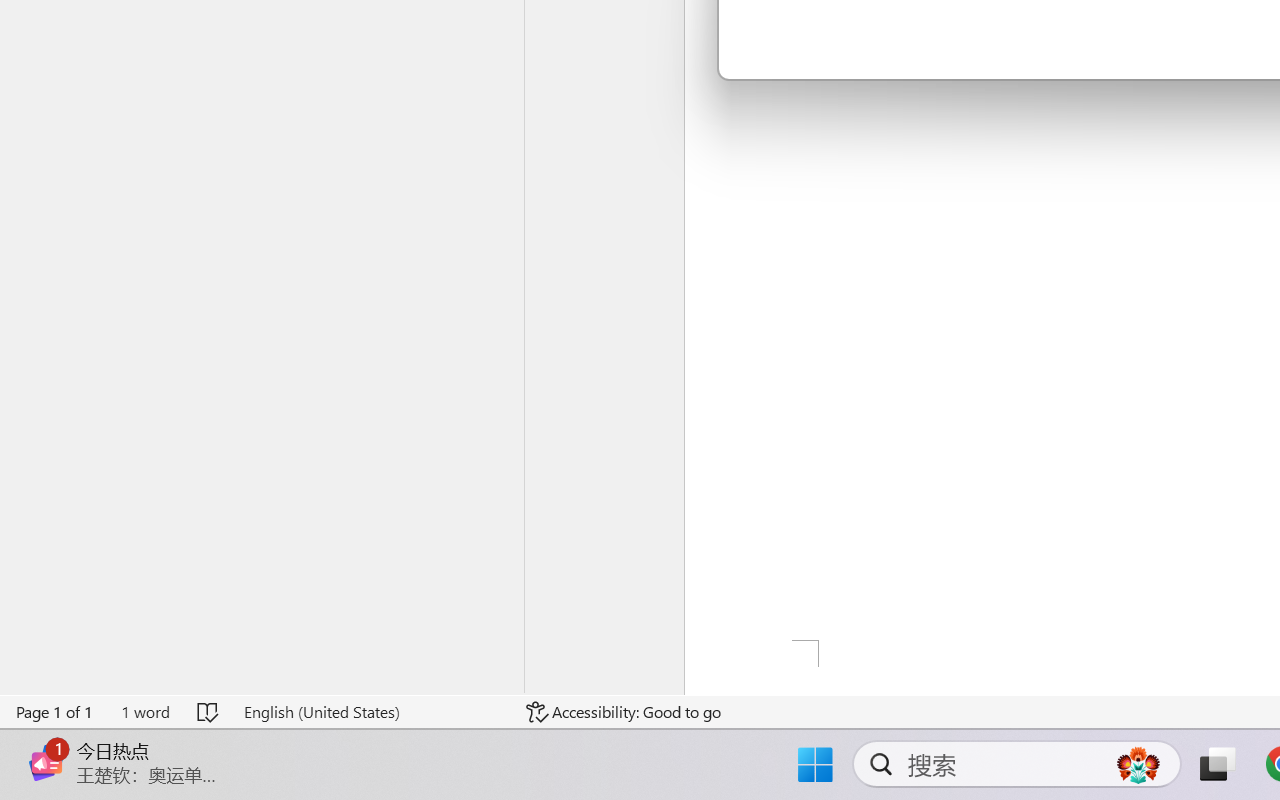 The height and width of the screenshot is (800, 1280). What do you see at coordinates (1138, 764) in the screenshot?
I see `'AutomationID: DynamicSearchBoxGleamImage'` at bounding box center [1138, 764].